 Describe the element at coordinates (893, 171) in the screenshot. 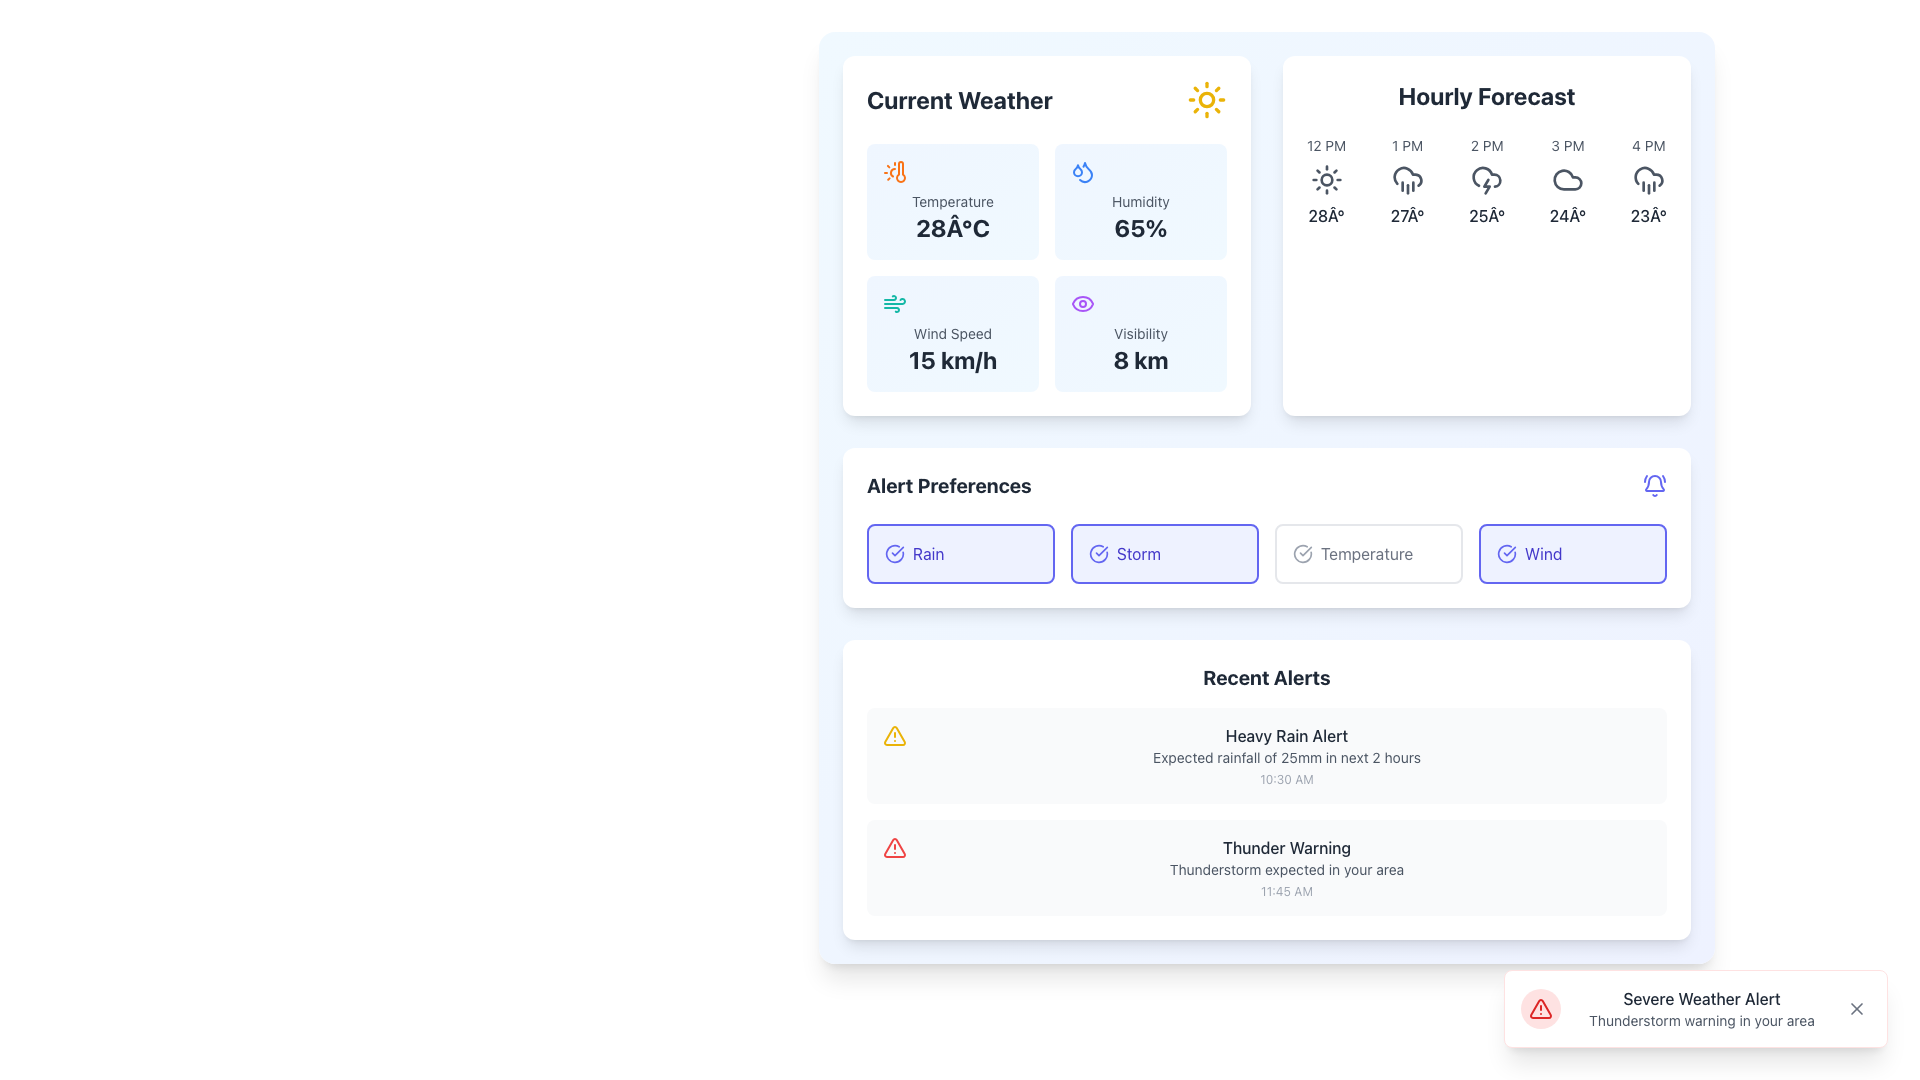

I see `the small bright orange thermometer icon with sun rays, located in the 'Current Weather' section, above the text 'Temperature' and left of '28°C'` at that location.